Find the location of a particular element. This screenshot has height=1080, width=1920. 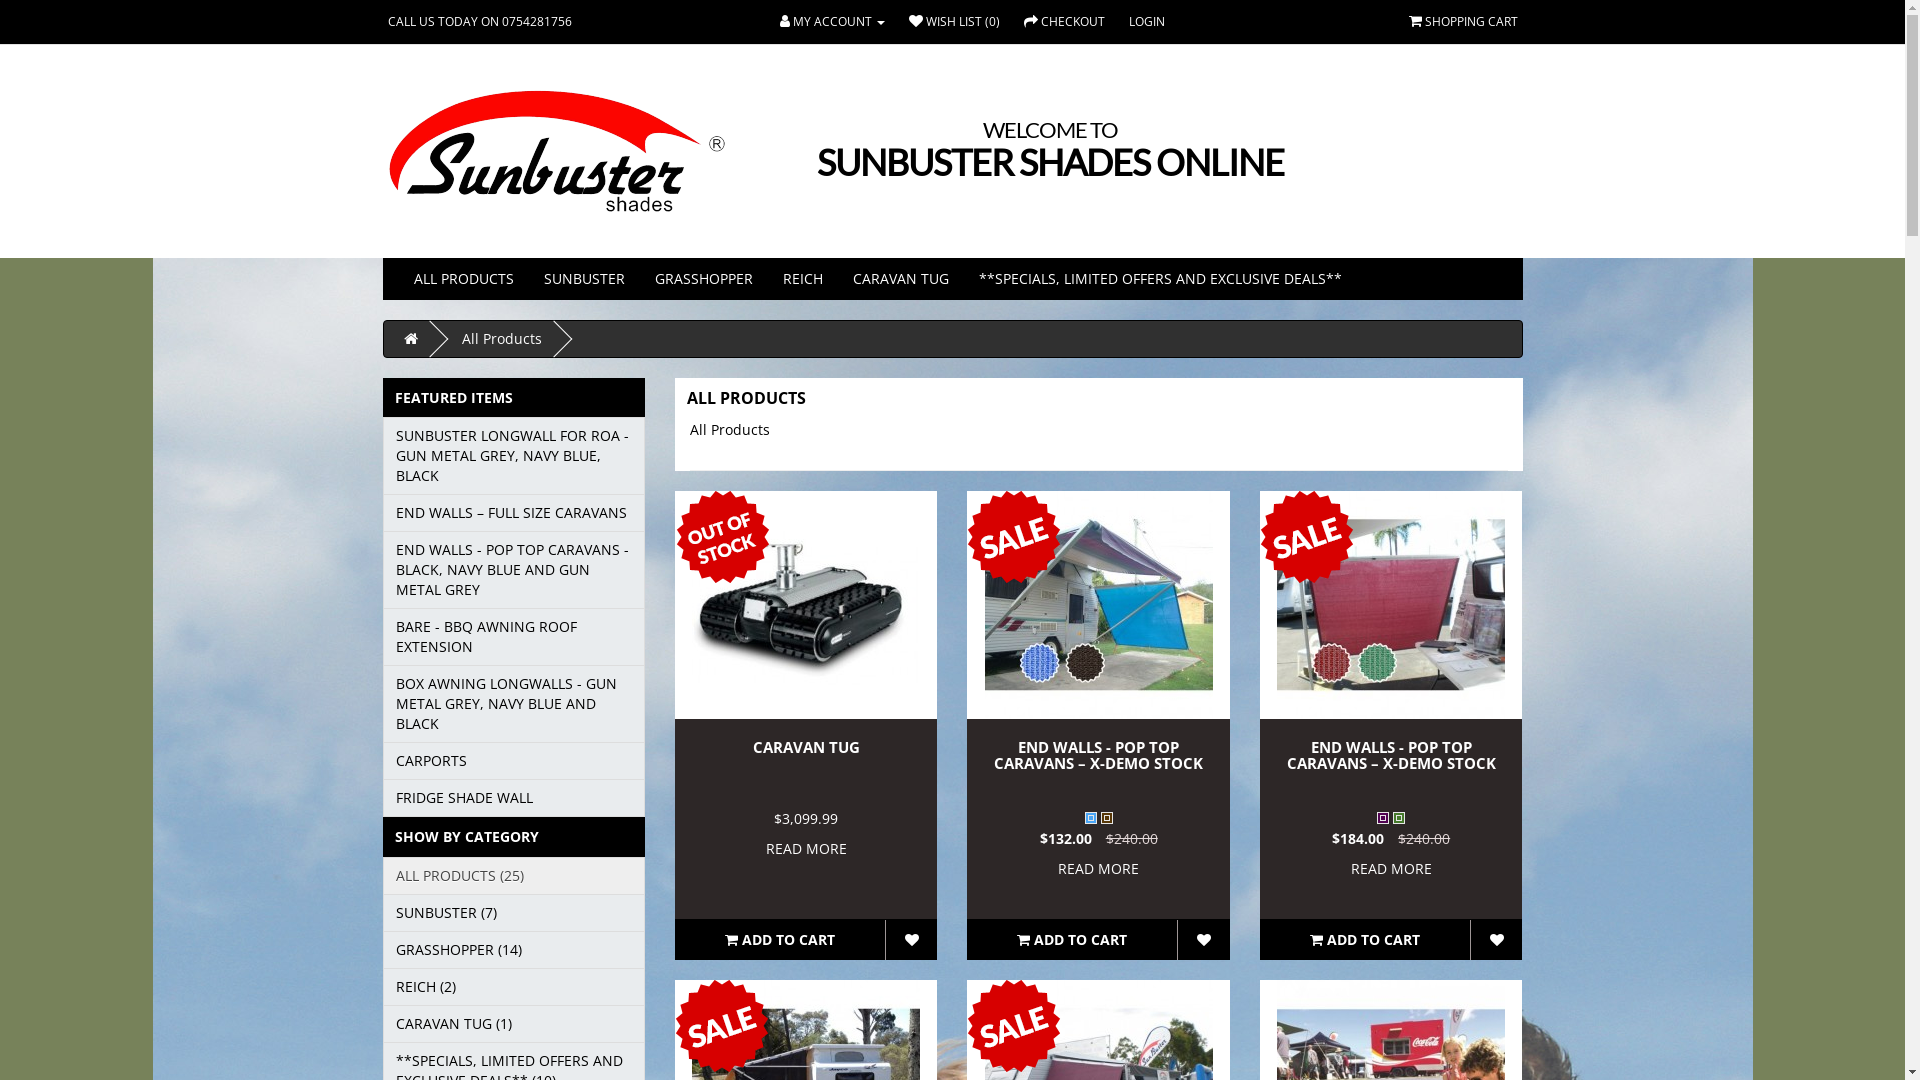

'All Products' is located at coordinates (502, 337).